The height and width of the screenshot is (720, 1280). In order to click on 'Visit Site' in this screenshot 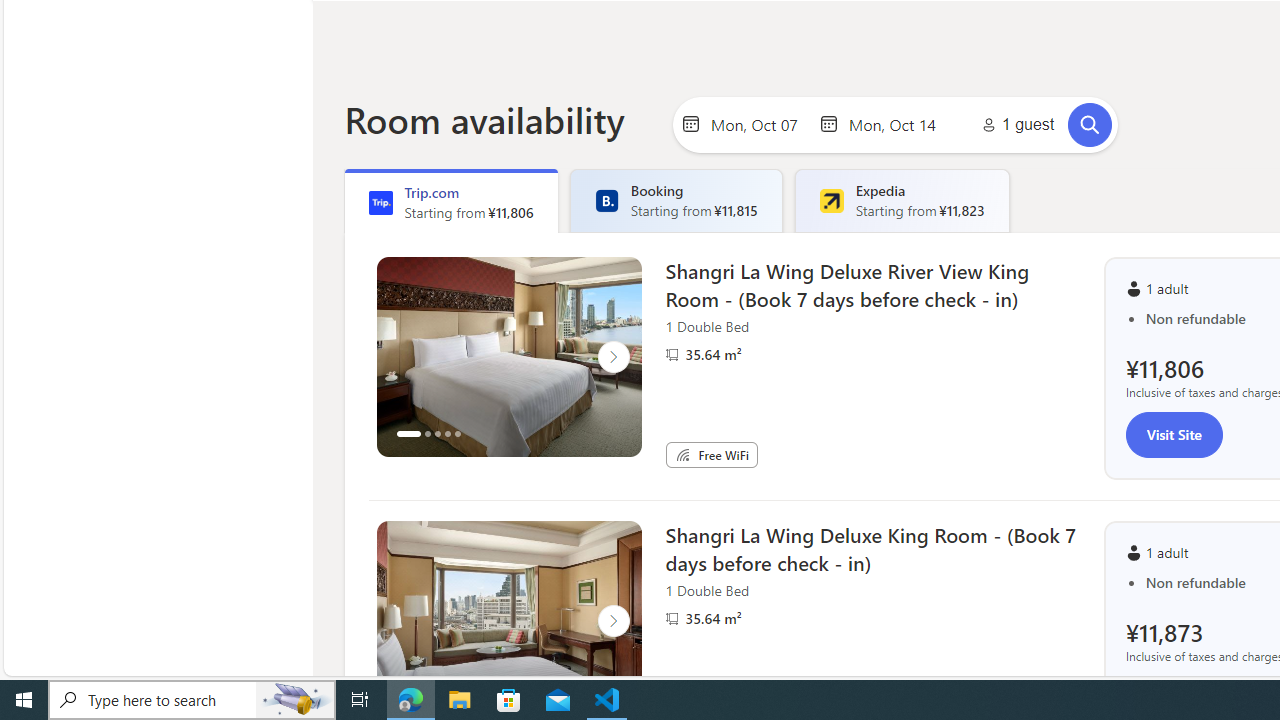, I will do `click(1173, 433)`.